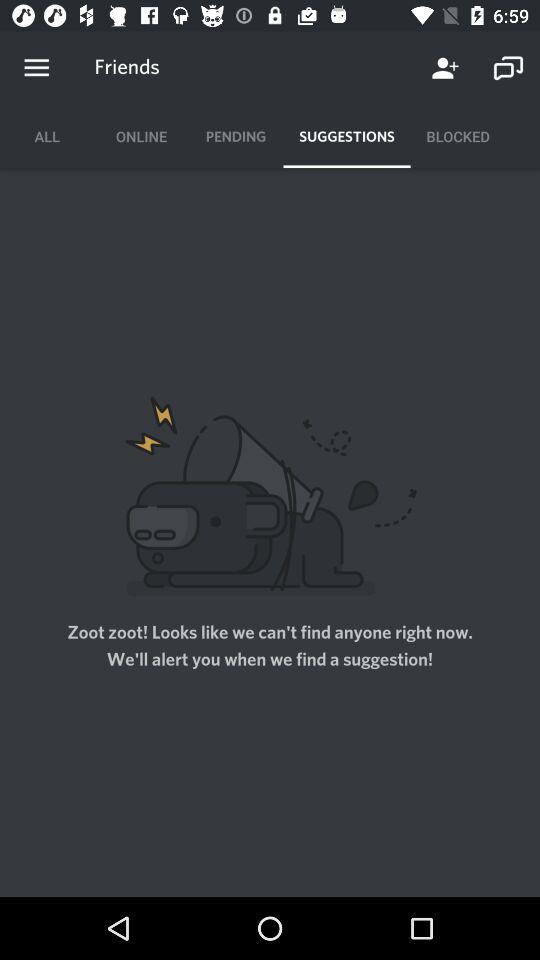 The image size is (540, 960). What do you see at coordinates (36, 68) in the screenshot?
I see `main menu` at bounding box center [36, 68].